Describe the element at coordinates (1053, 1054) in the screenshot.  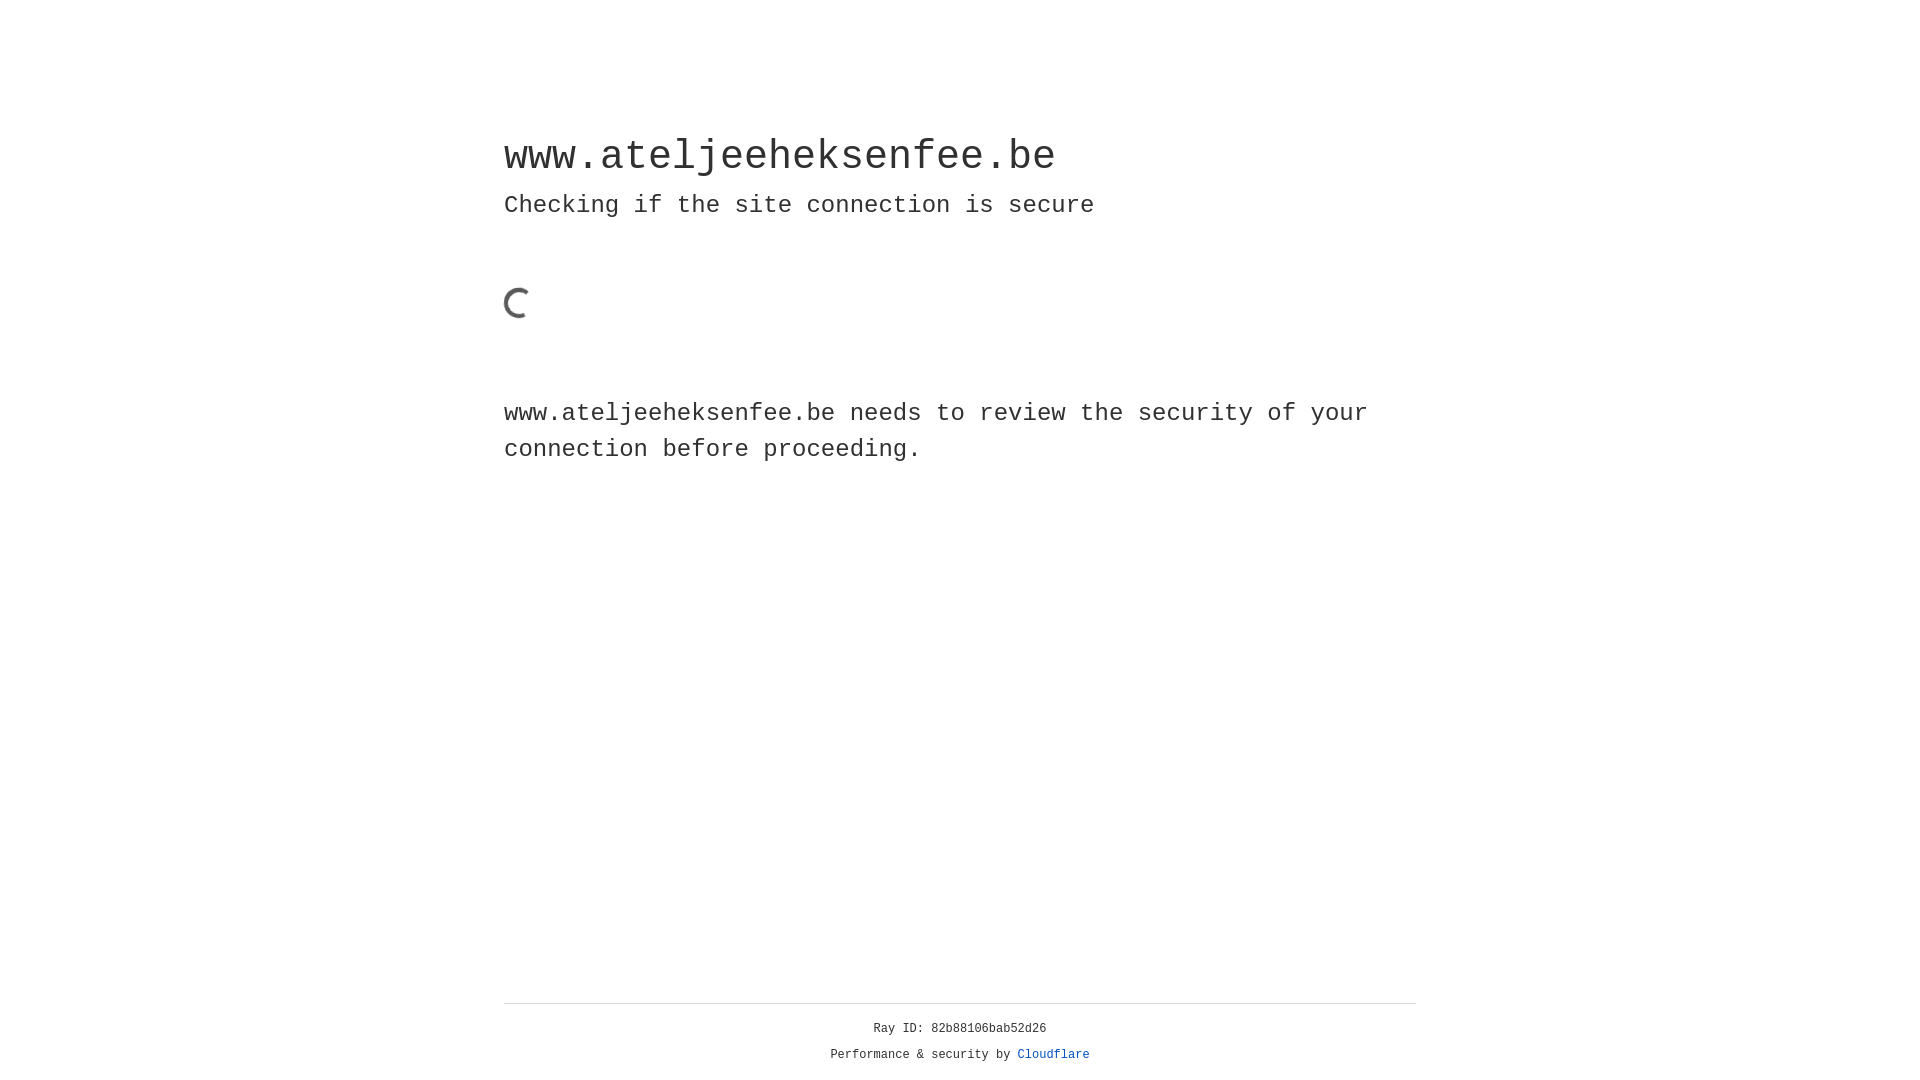
I see `'Cloudflare'` at that location.